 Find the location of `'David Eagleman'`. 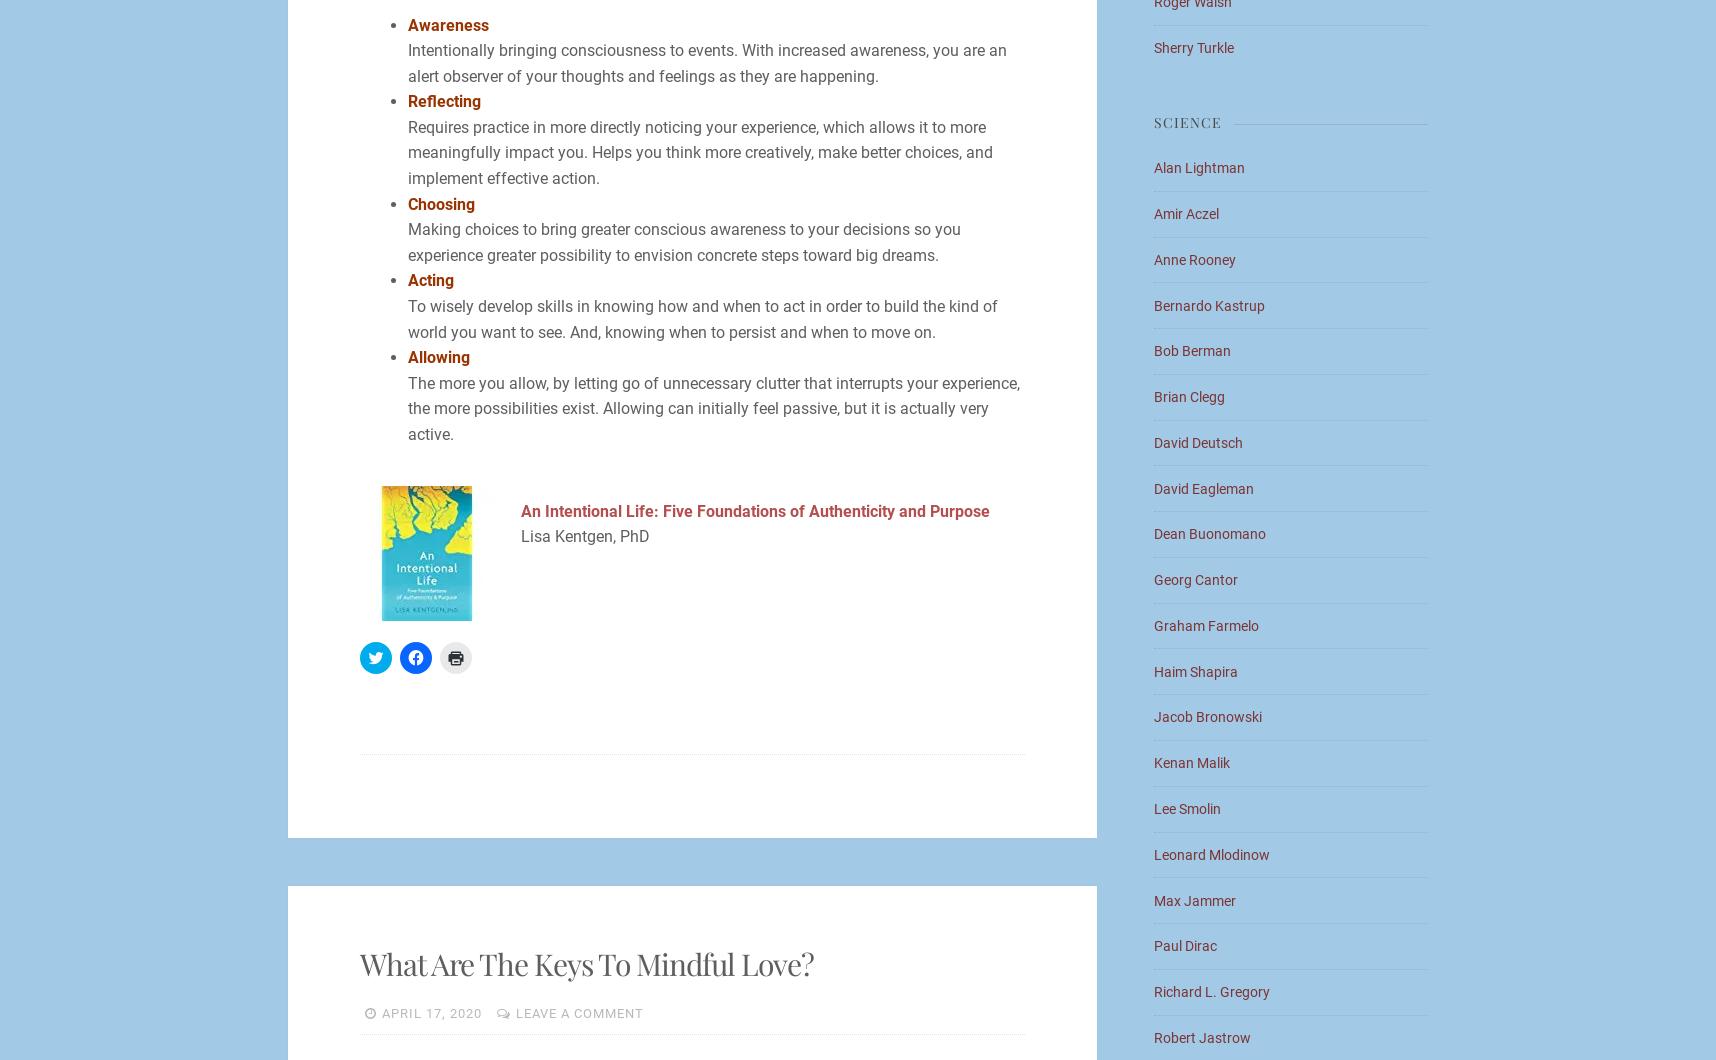

'David Eagleman' is located at coordinates (1203, 487).